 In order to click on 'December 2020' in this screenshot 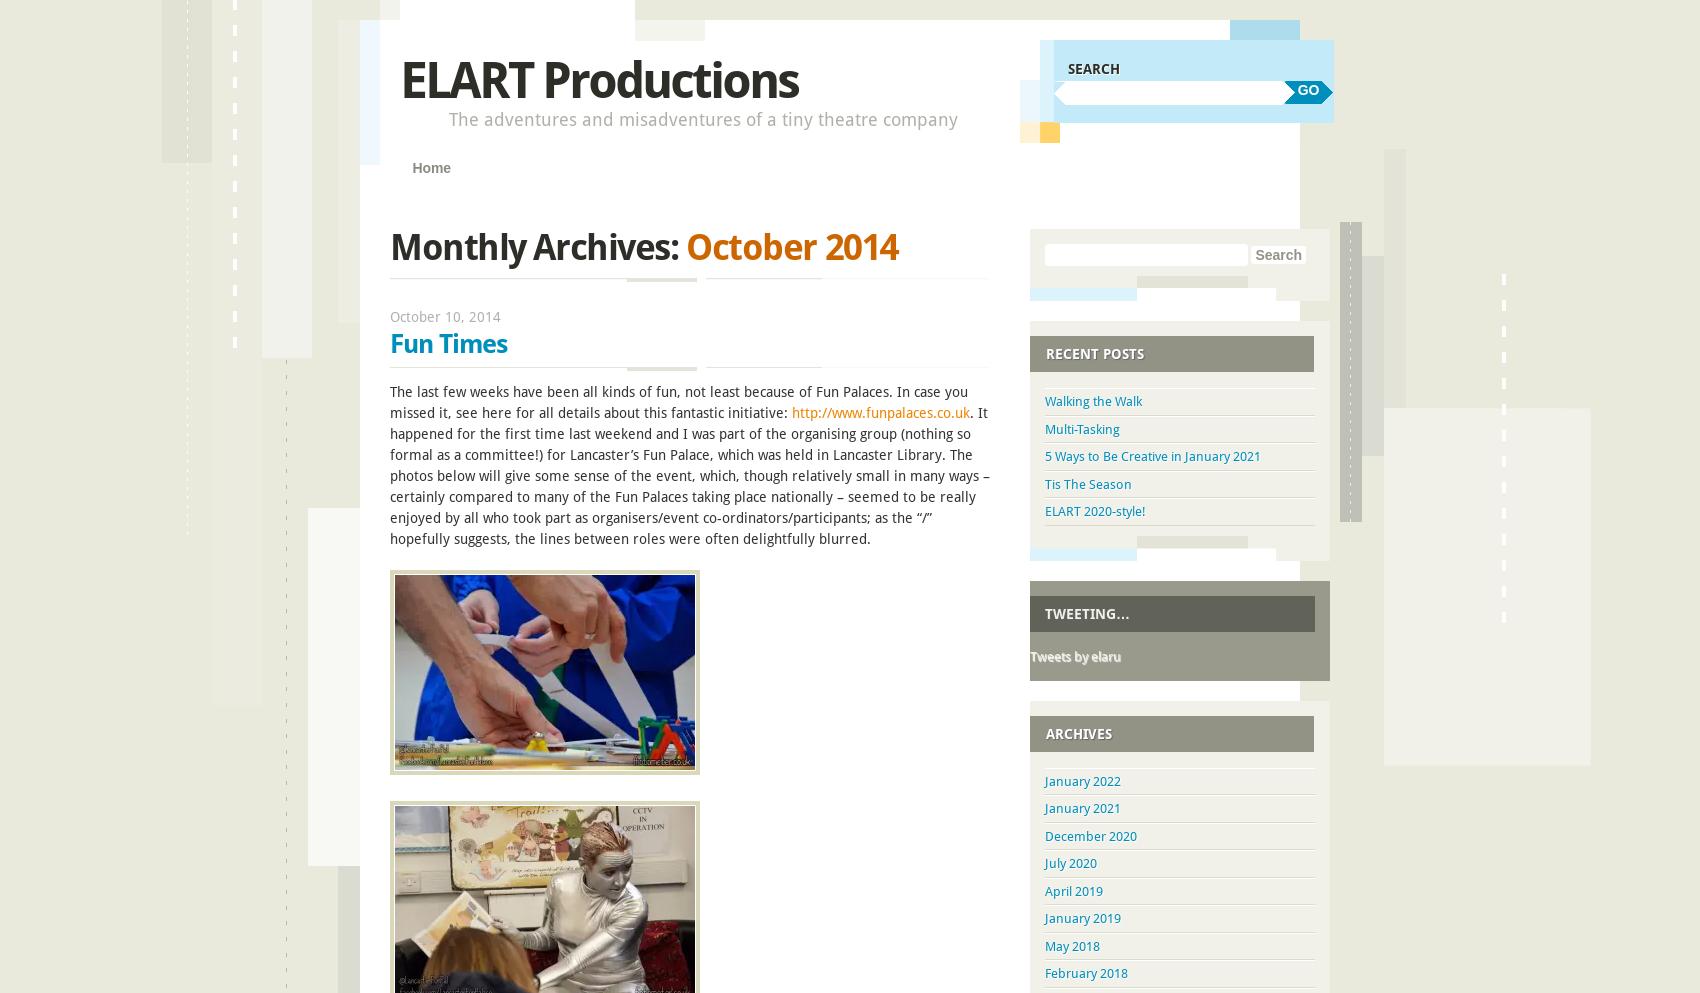, I will do `click(1091, 835)`.